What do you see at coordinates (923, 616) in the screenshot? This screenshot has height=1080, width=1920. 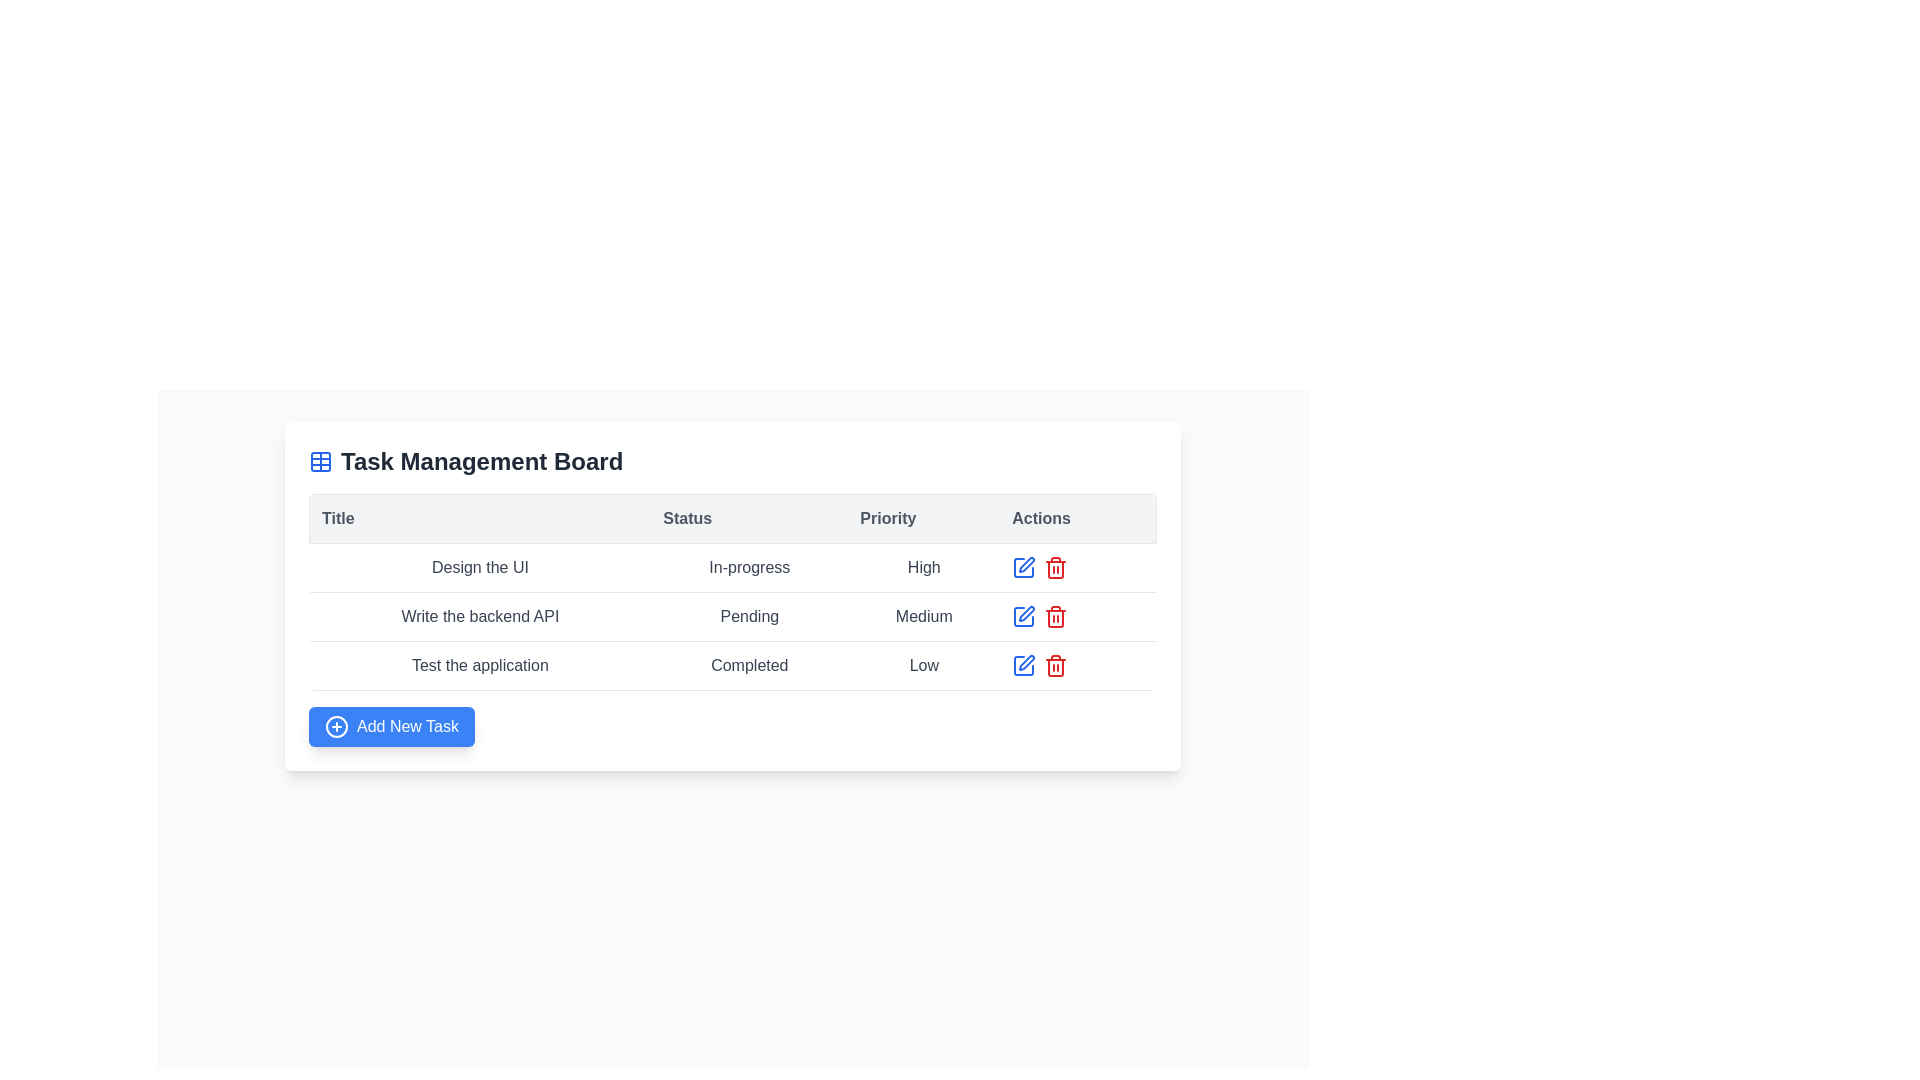 I see `the priority level label located in the third column of the second row of the table, under the 'Priority' column` at bounding box center [923, 616].